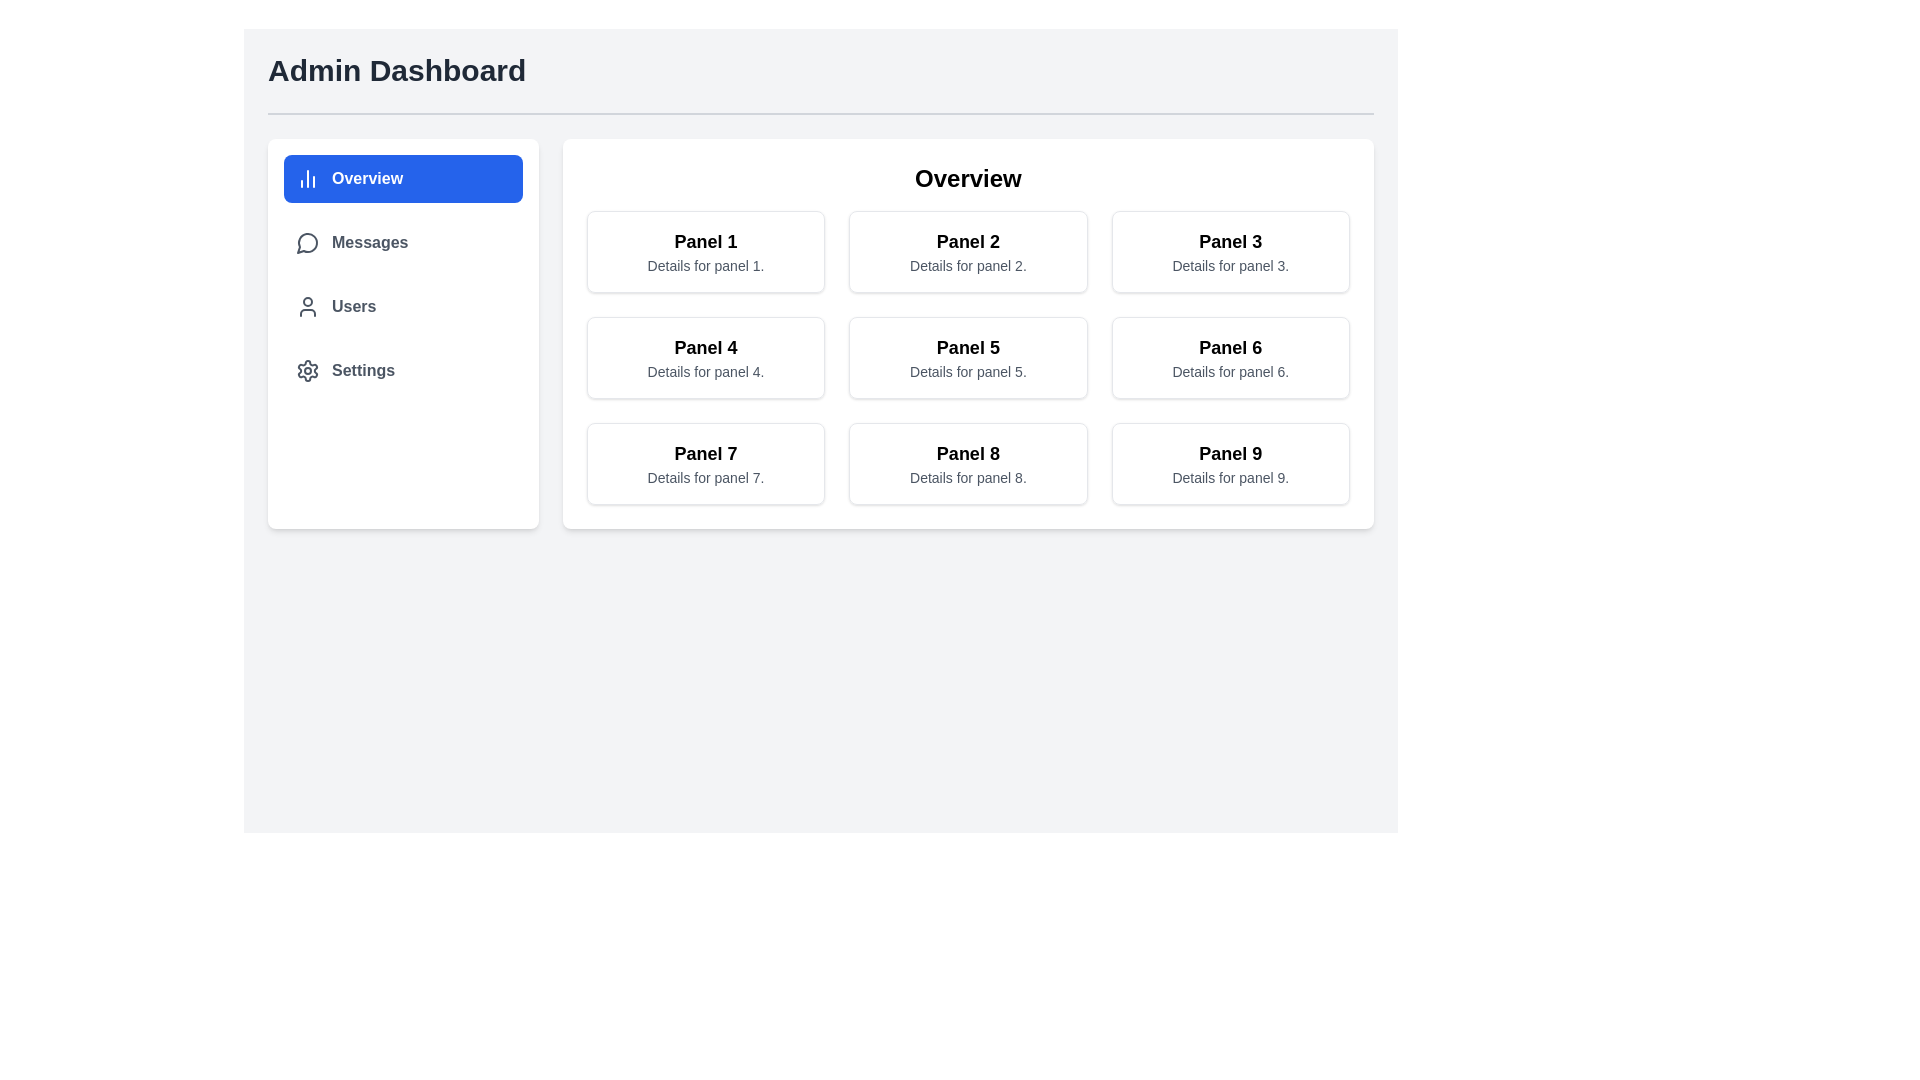 Image resolution: width=1920 pixels, height=1080 pixels. What do you see at coordinates (370, 242) in the screenshot?
I see `'Messages' text label located in the sidebar menu, which is the second item below the title 'Overview' and has a gray hover effect, indicating it is clickable` at bounding box center [370, 242].